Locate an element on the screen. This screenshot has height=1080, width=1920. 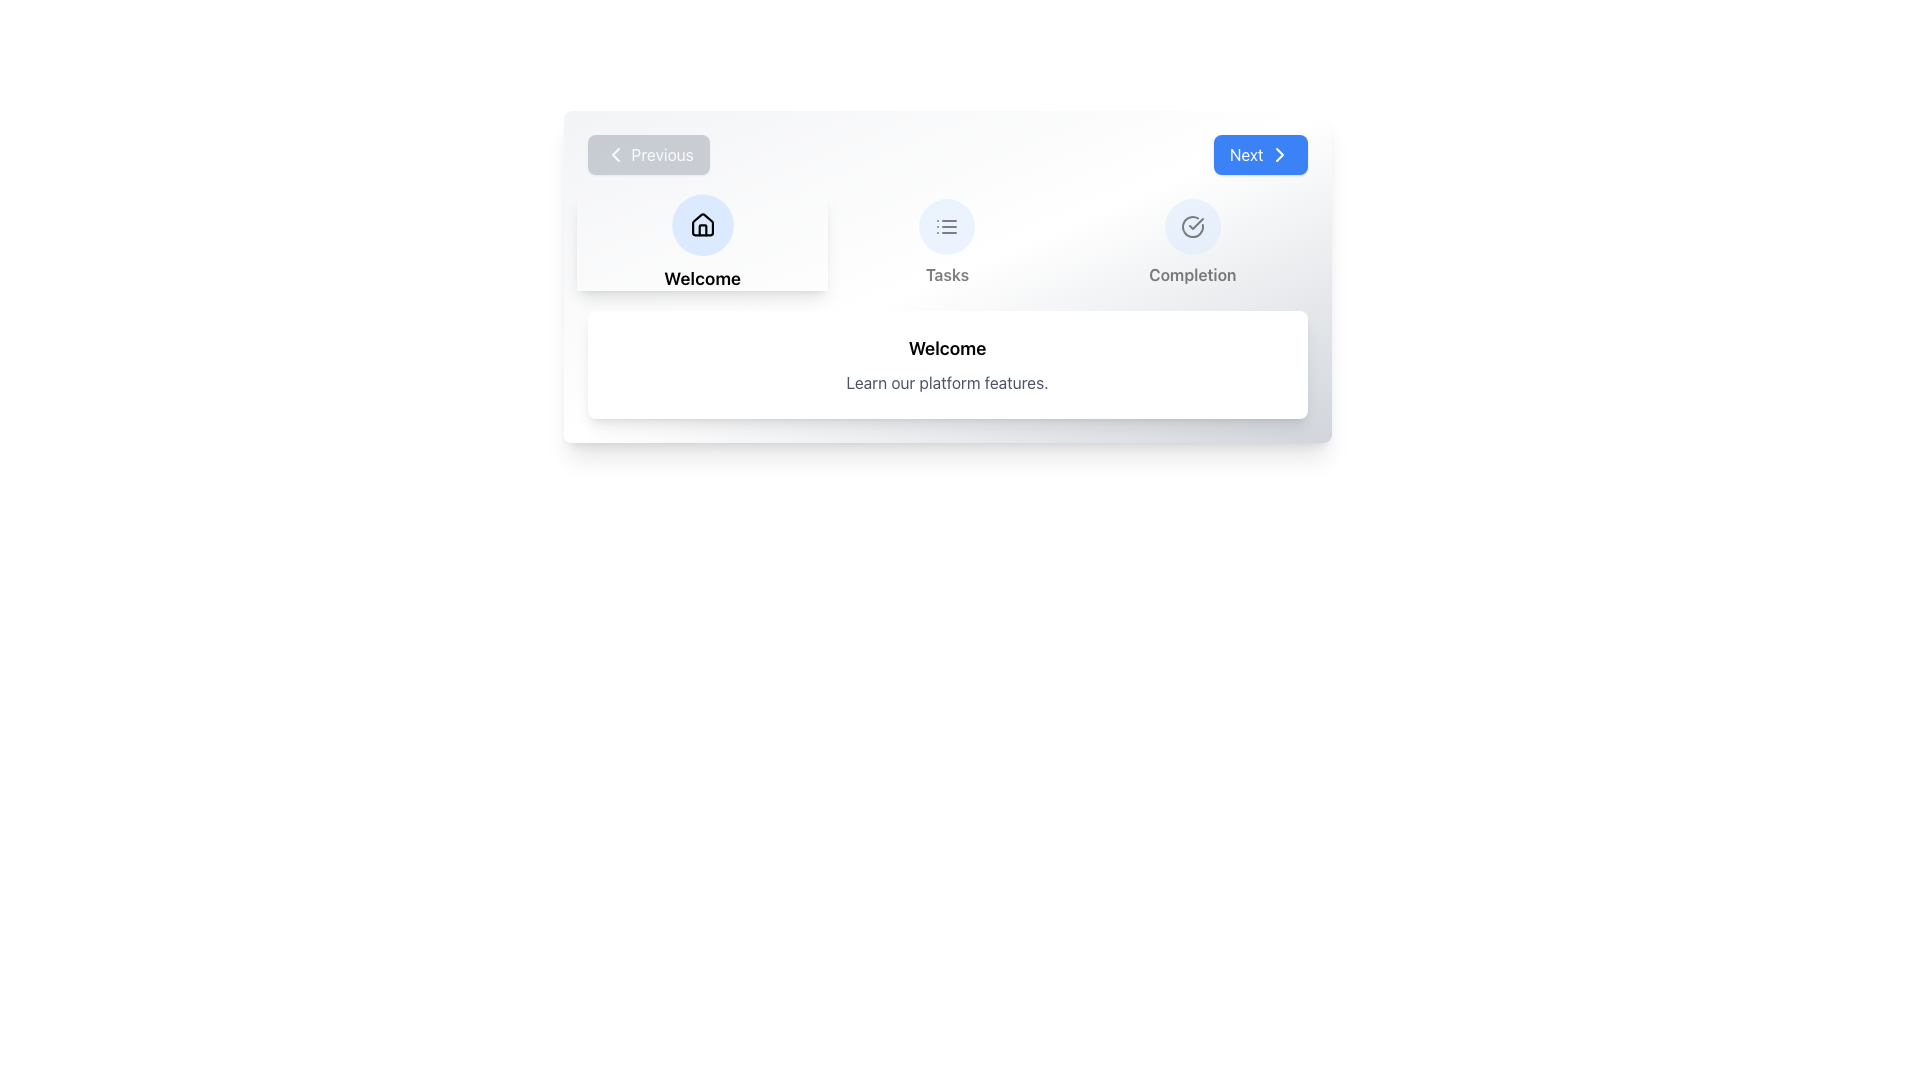
text label that describes the 'Completion' navigation item, located under the corresponding icon is located at coordinates (1192, 274).